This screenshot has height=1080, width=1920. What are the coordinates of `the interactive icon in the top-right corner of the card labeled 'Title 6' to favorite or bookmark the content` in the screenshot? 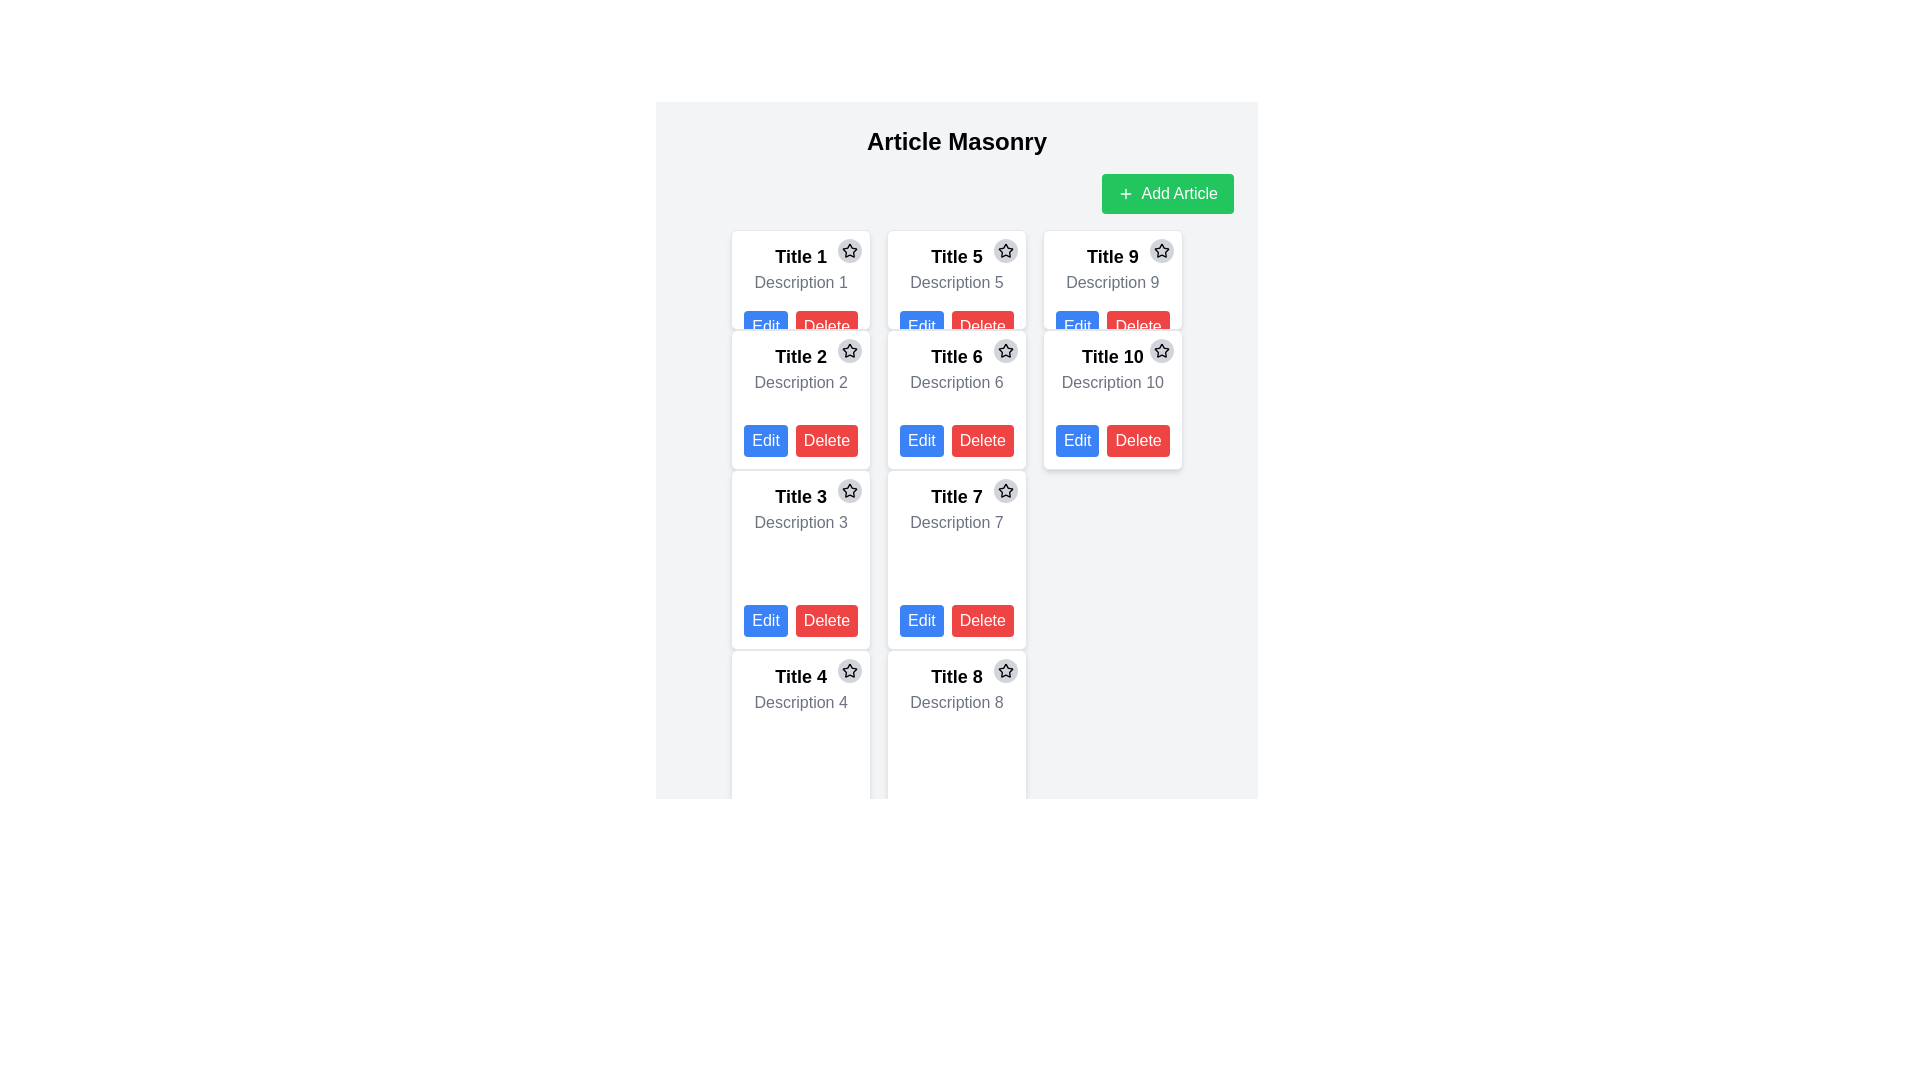 It's located at (1005, 350).